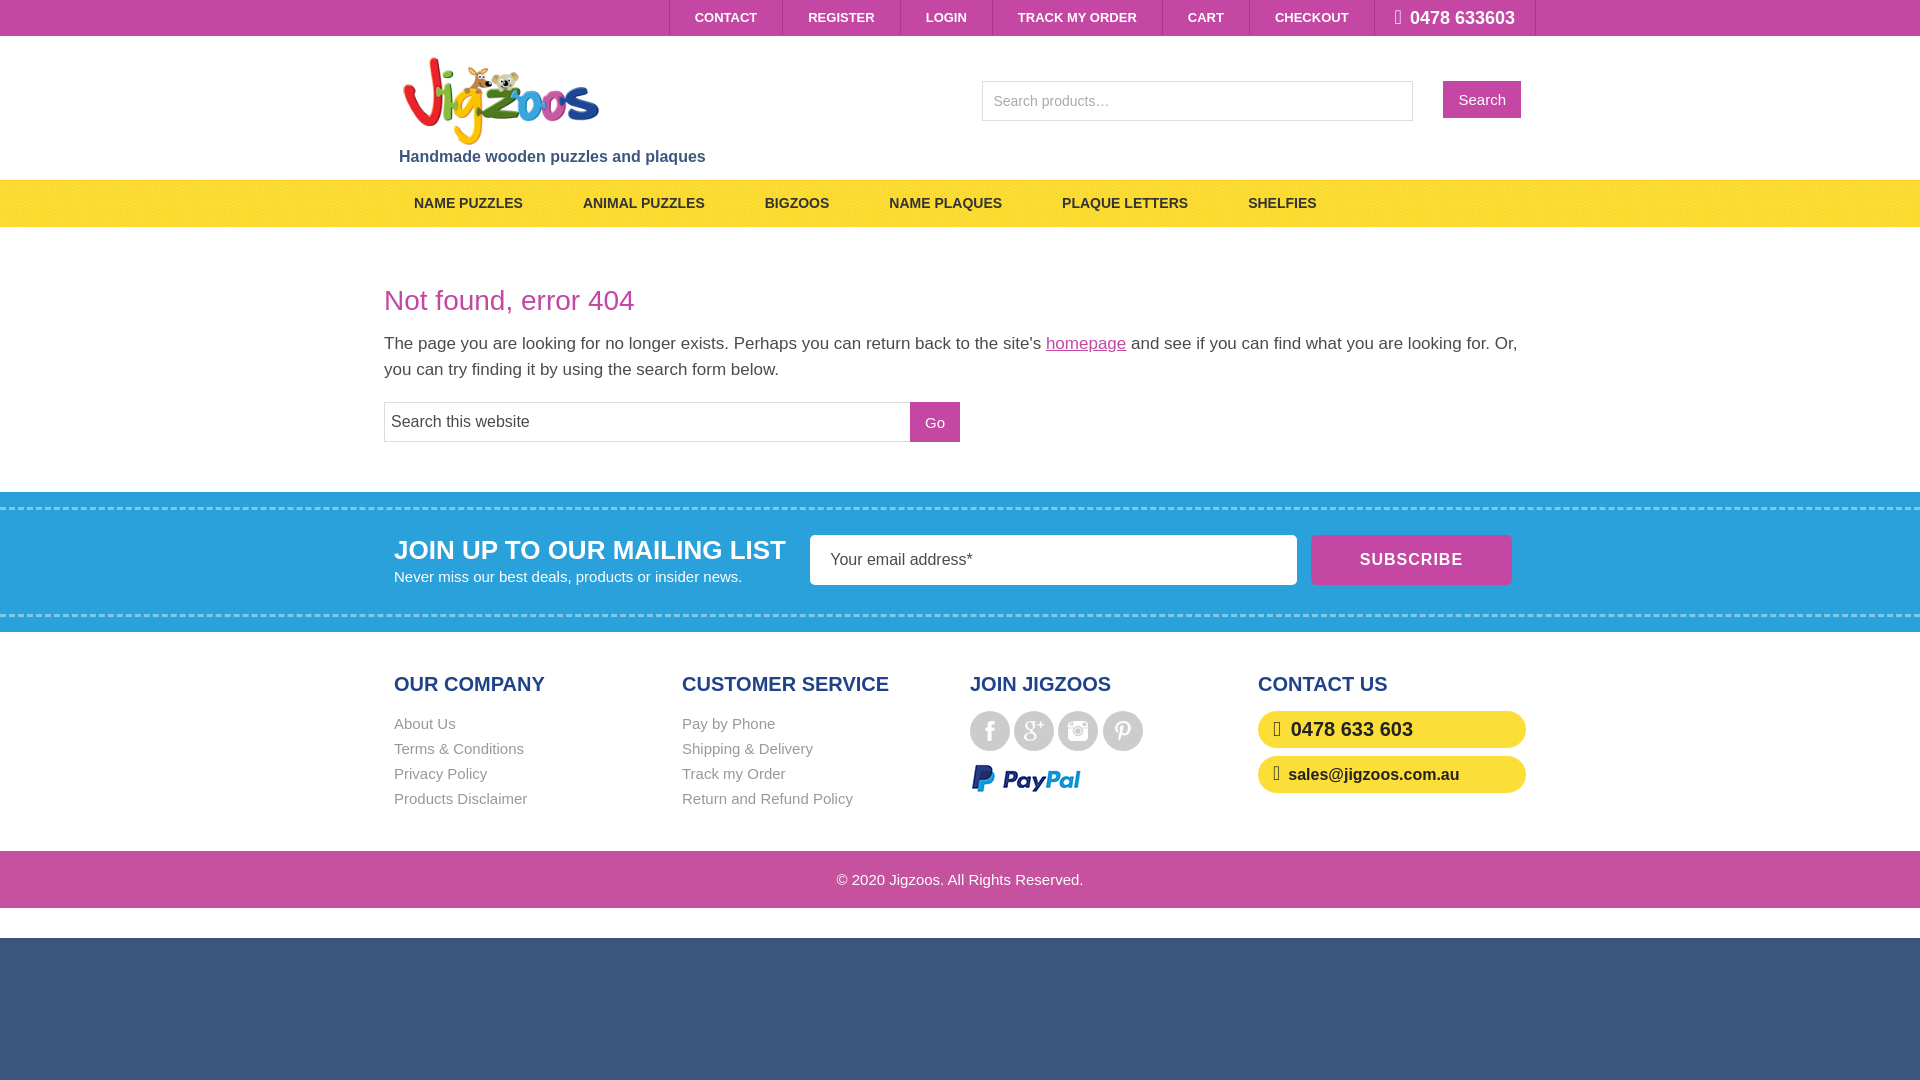 This screenshot has width=1920, height=1080. Describe the element at coordinates (859, 203) in the screenshot. I see `'NAME PLAQUES'` at that location.